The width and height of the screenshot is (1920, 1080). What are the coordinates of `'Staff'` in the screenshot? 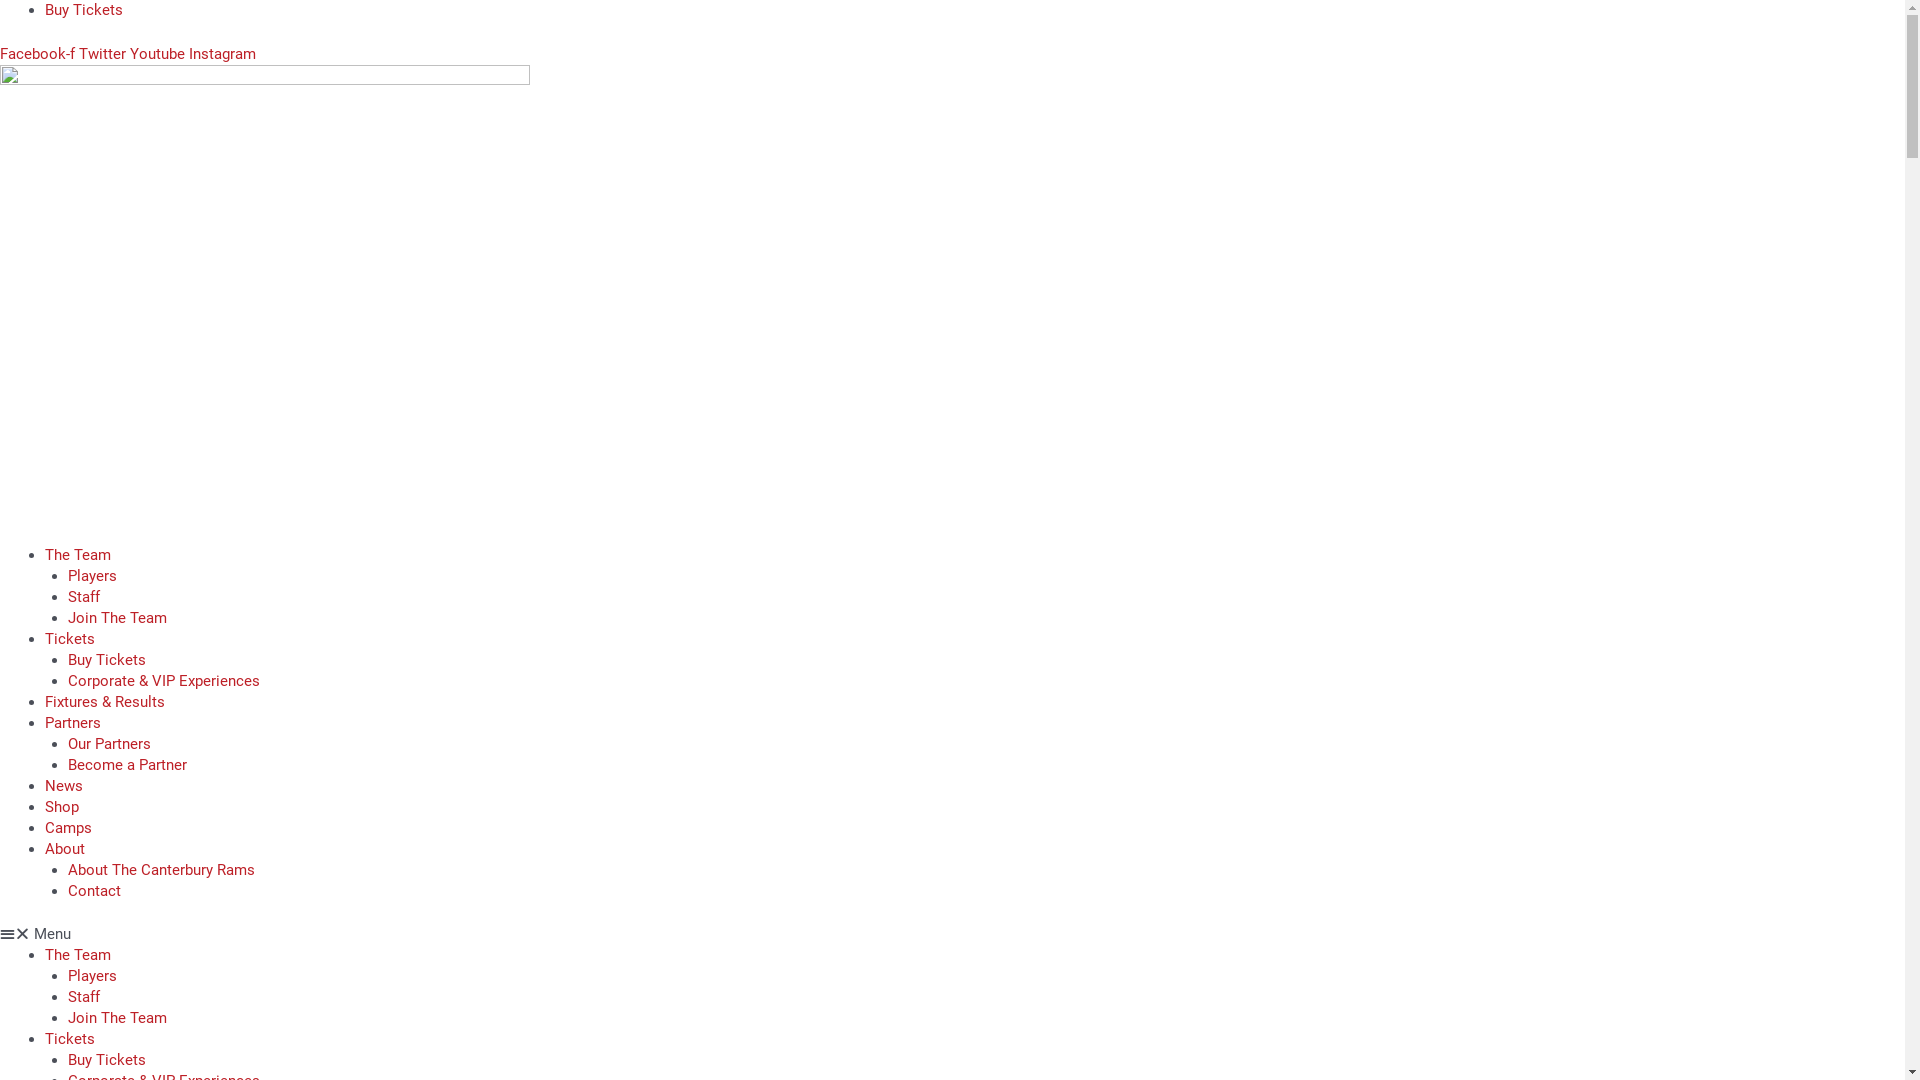 It's located at (82, 996).